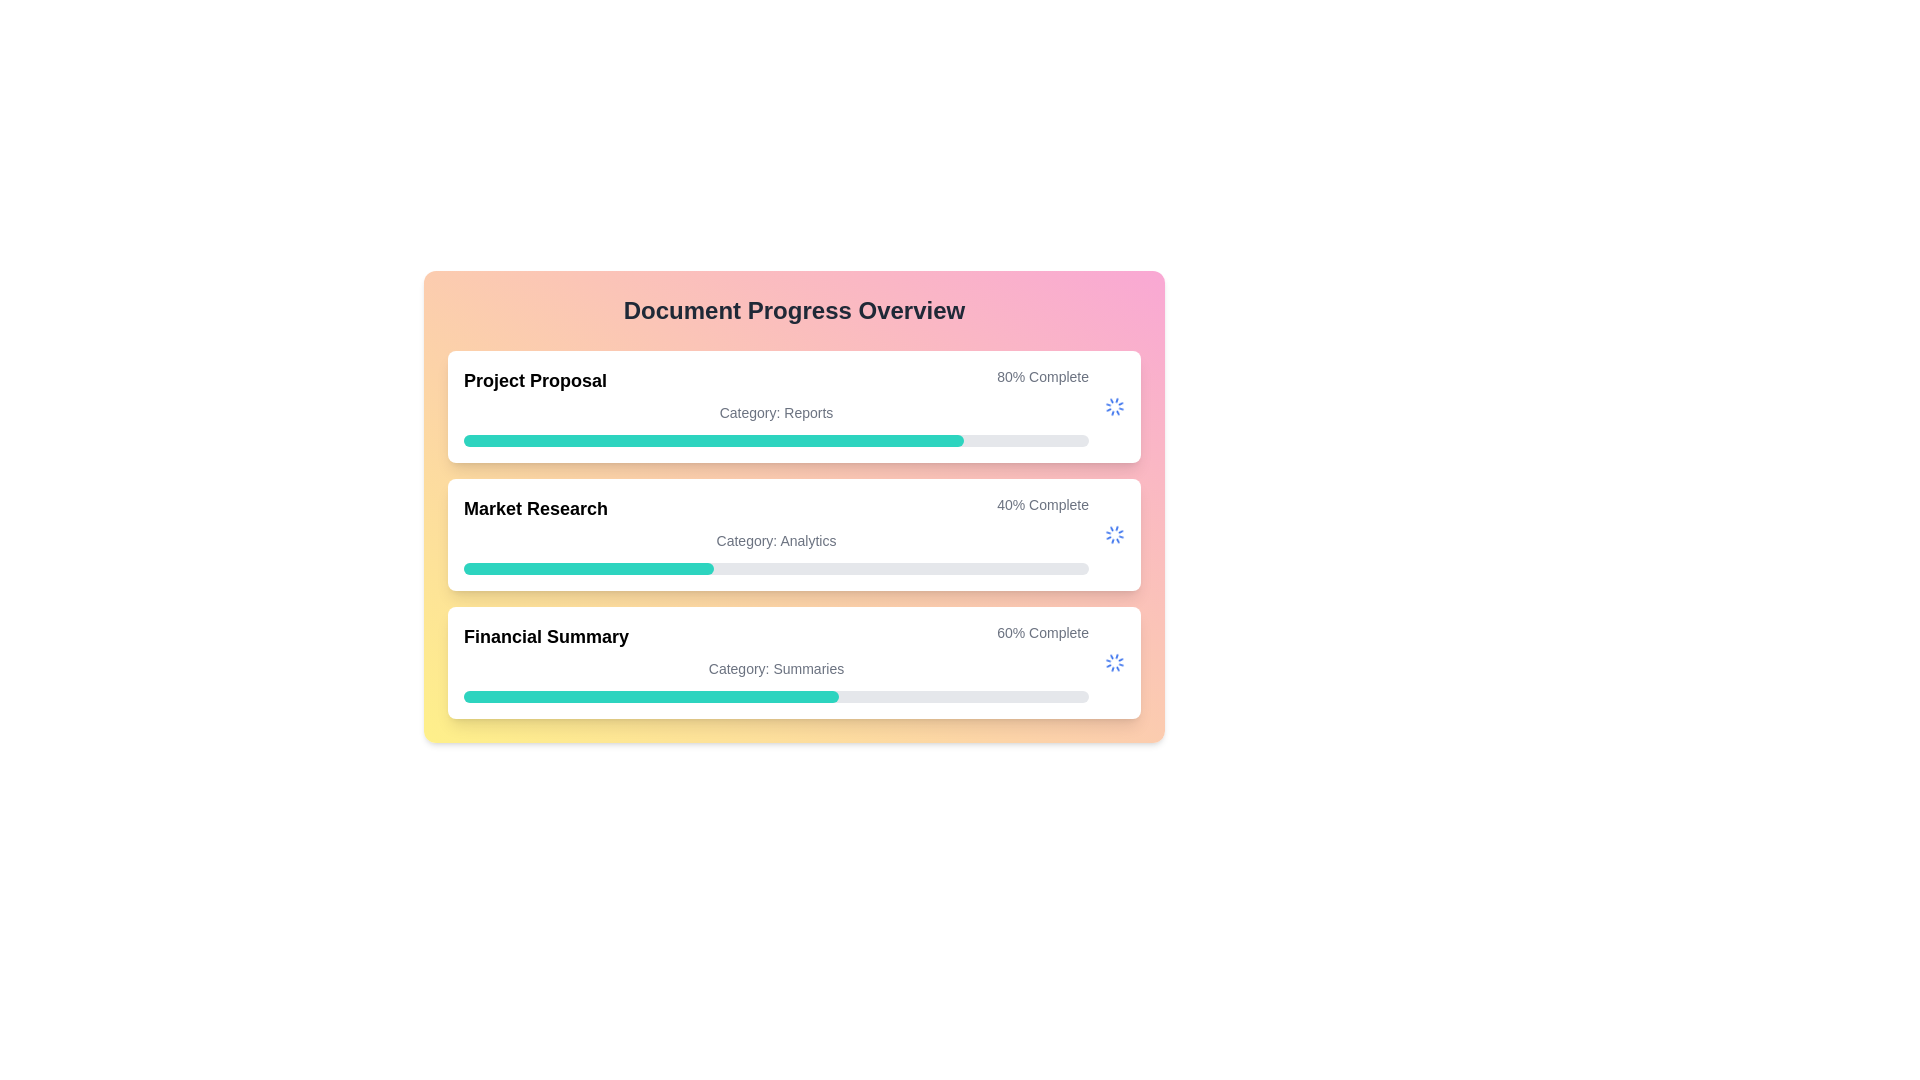 The height and width of the screenshot is (1080, 1920). What do you see at coordinates (775, 663) in the screenshot?
I see `the 'Financial Summary' section, which includes a progress bar indicating '60% Complete' and a label 'Category: Summaries'. This section is the third in the Document Progress Overview` at bounding box center [775, 663].